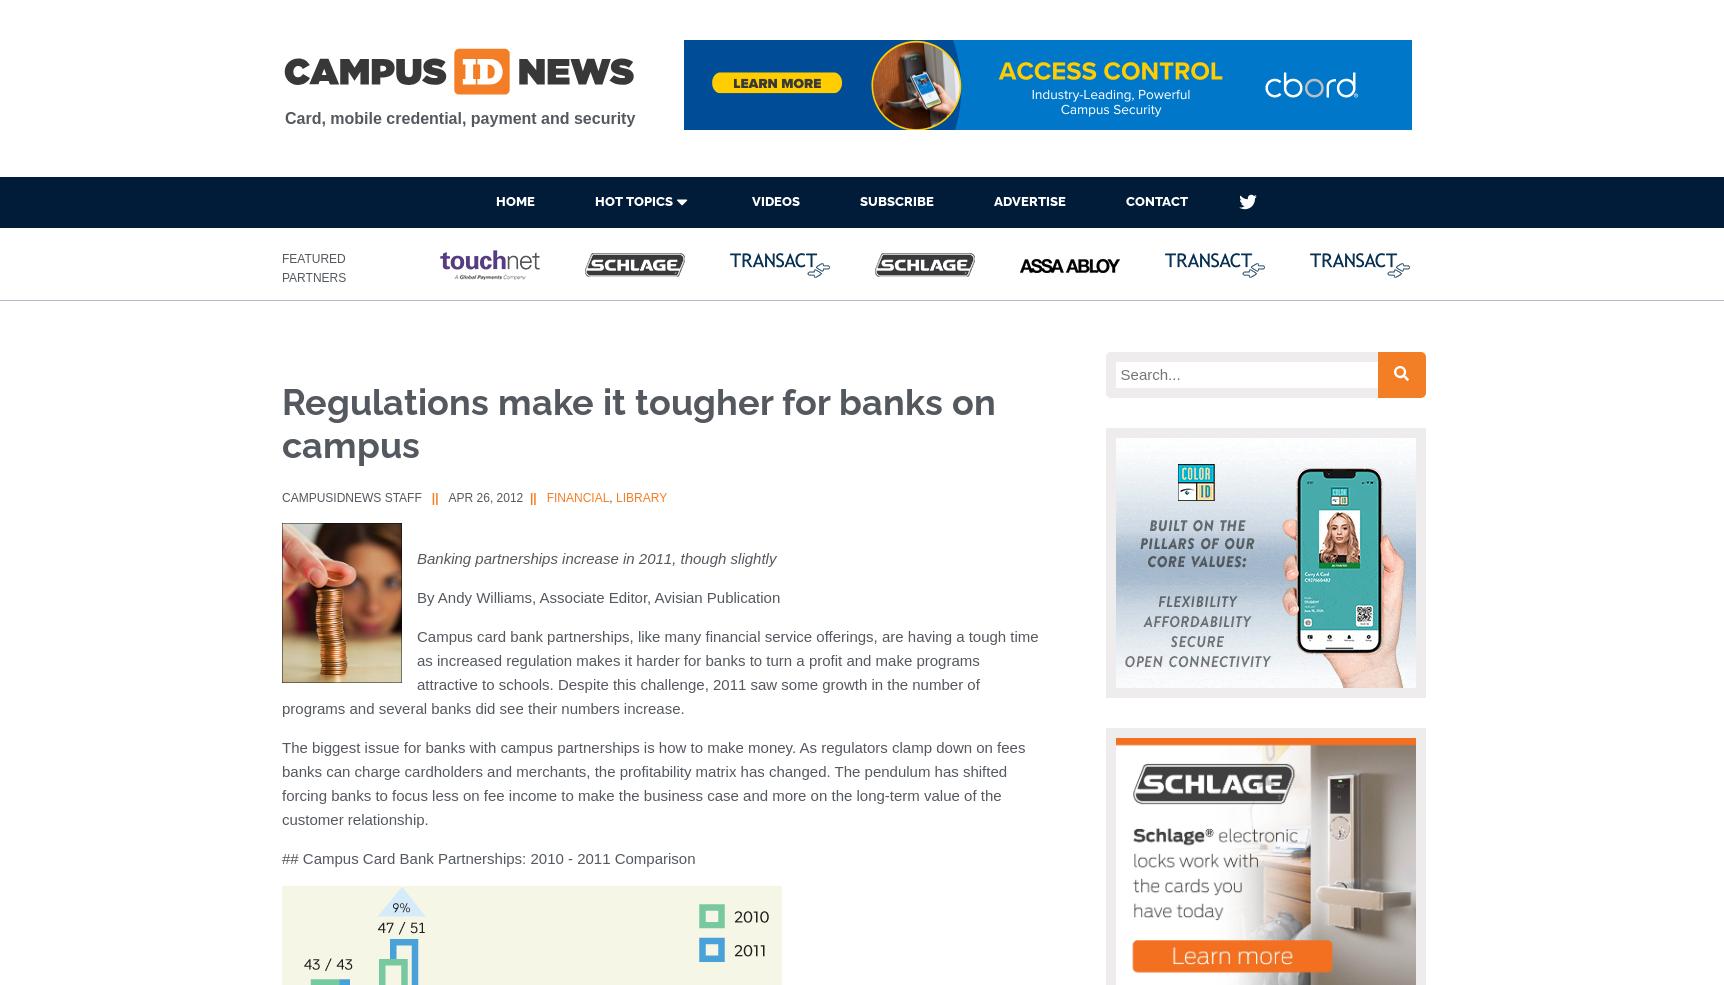 The image size is (1724, 985). I want to click on 'CampusIDNews Staff', so click(281, 498).